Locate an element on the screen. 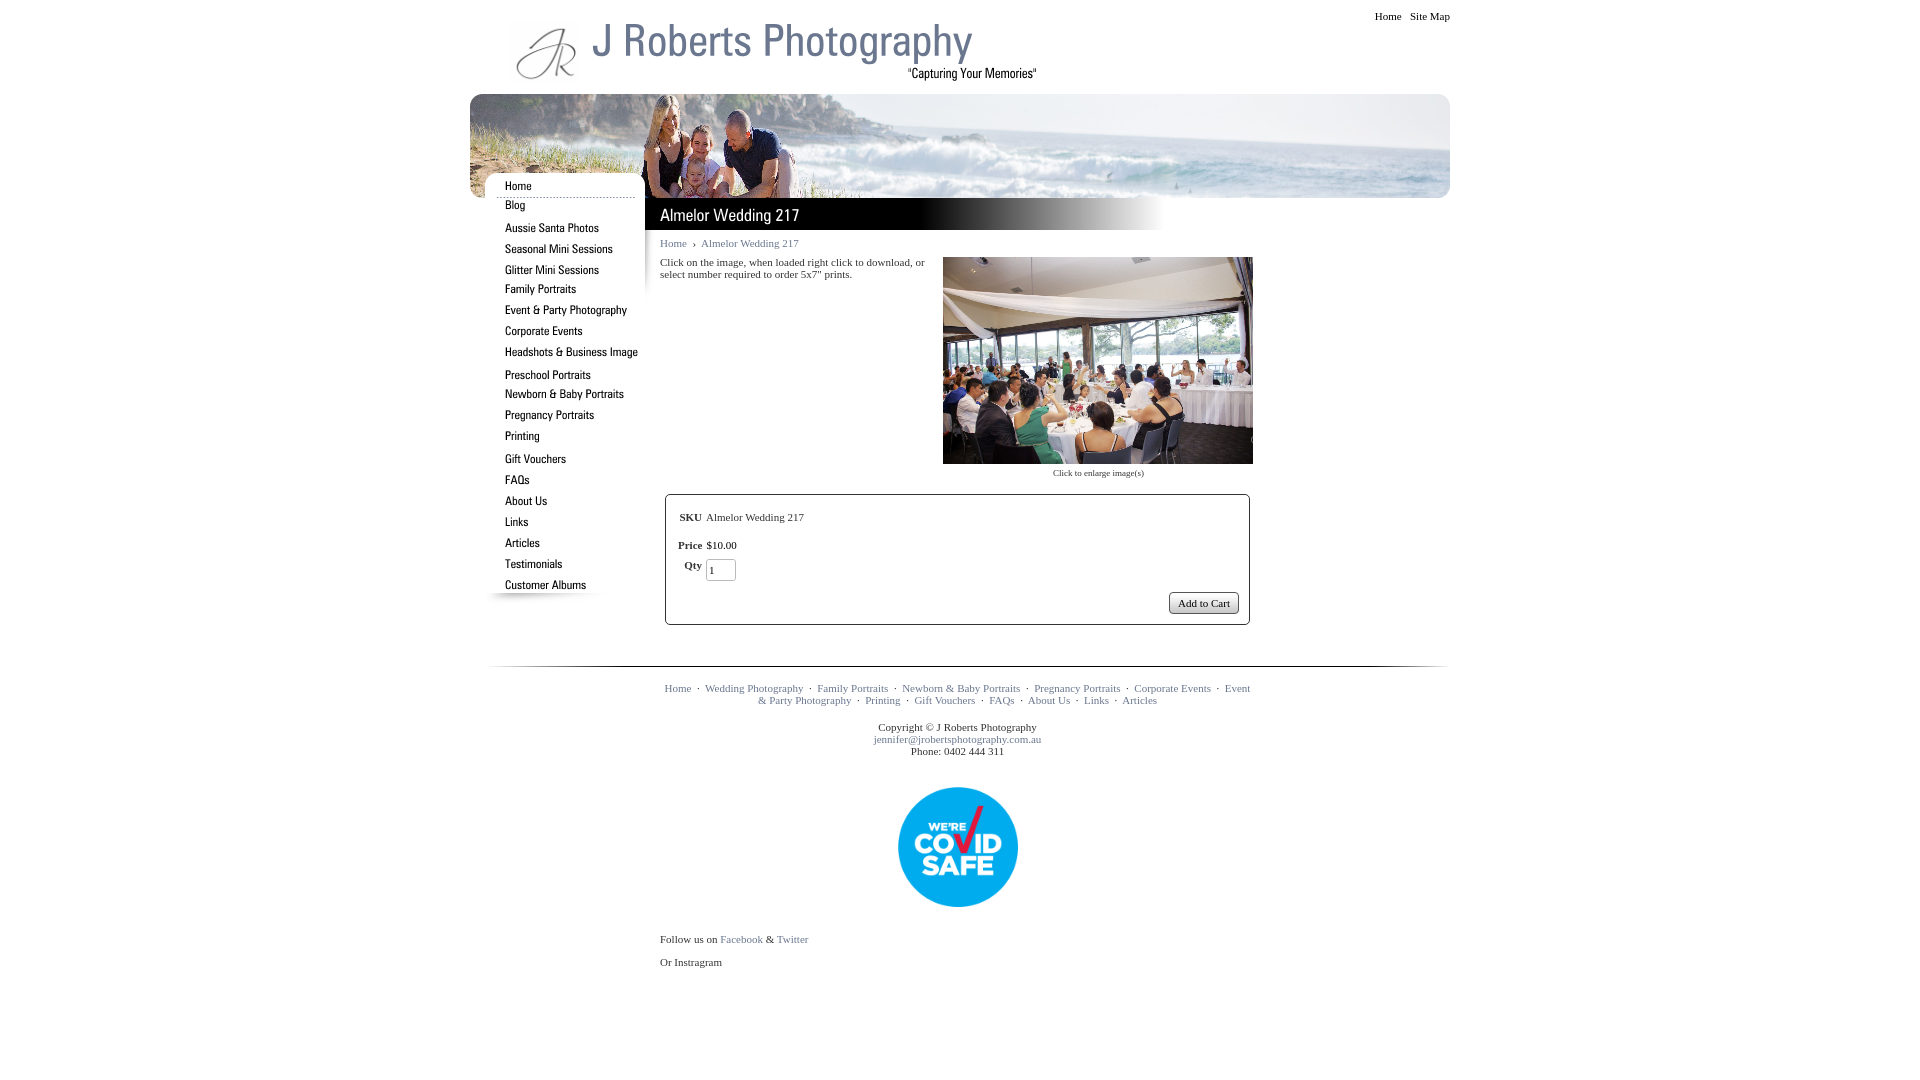 The width and height of the screenshot is (1920, 1080). 'Twitter' is located at coordinates (791, 938).